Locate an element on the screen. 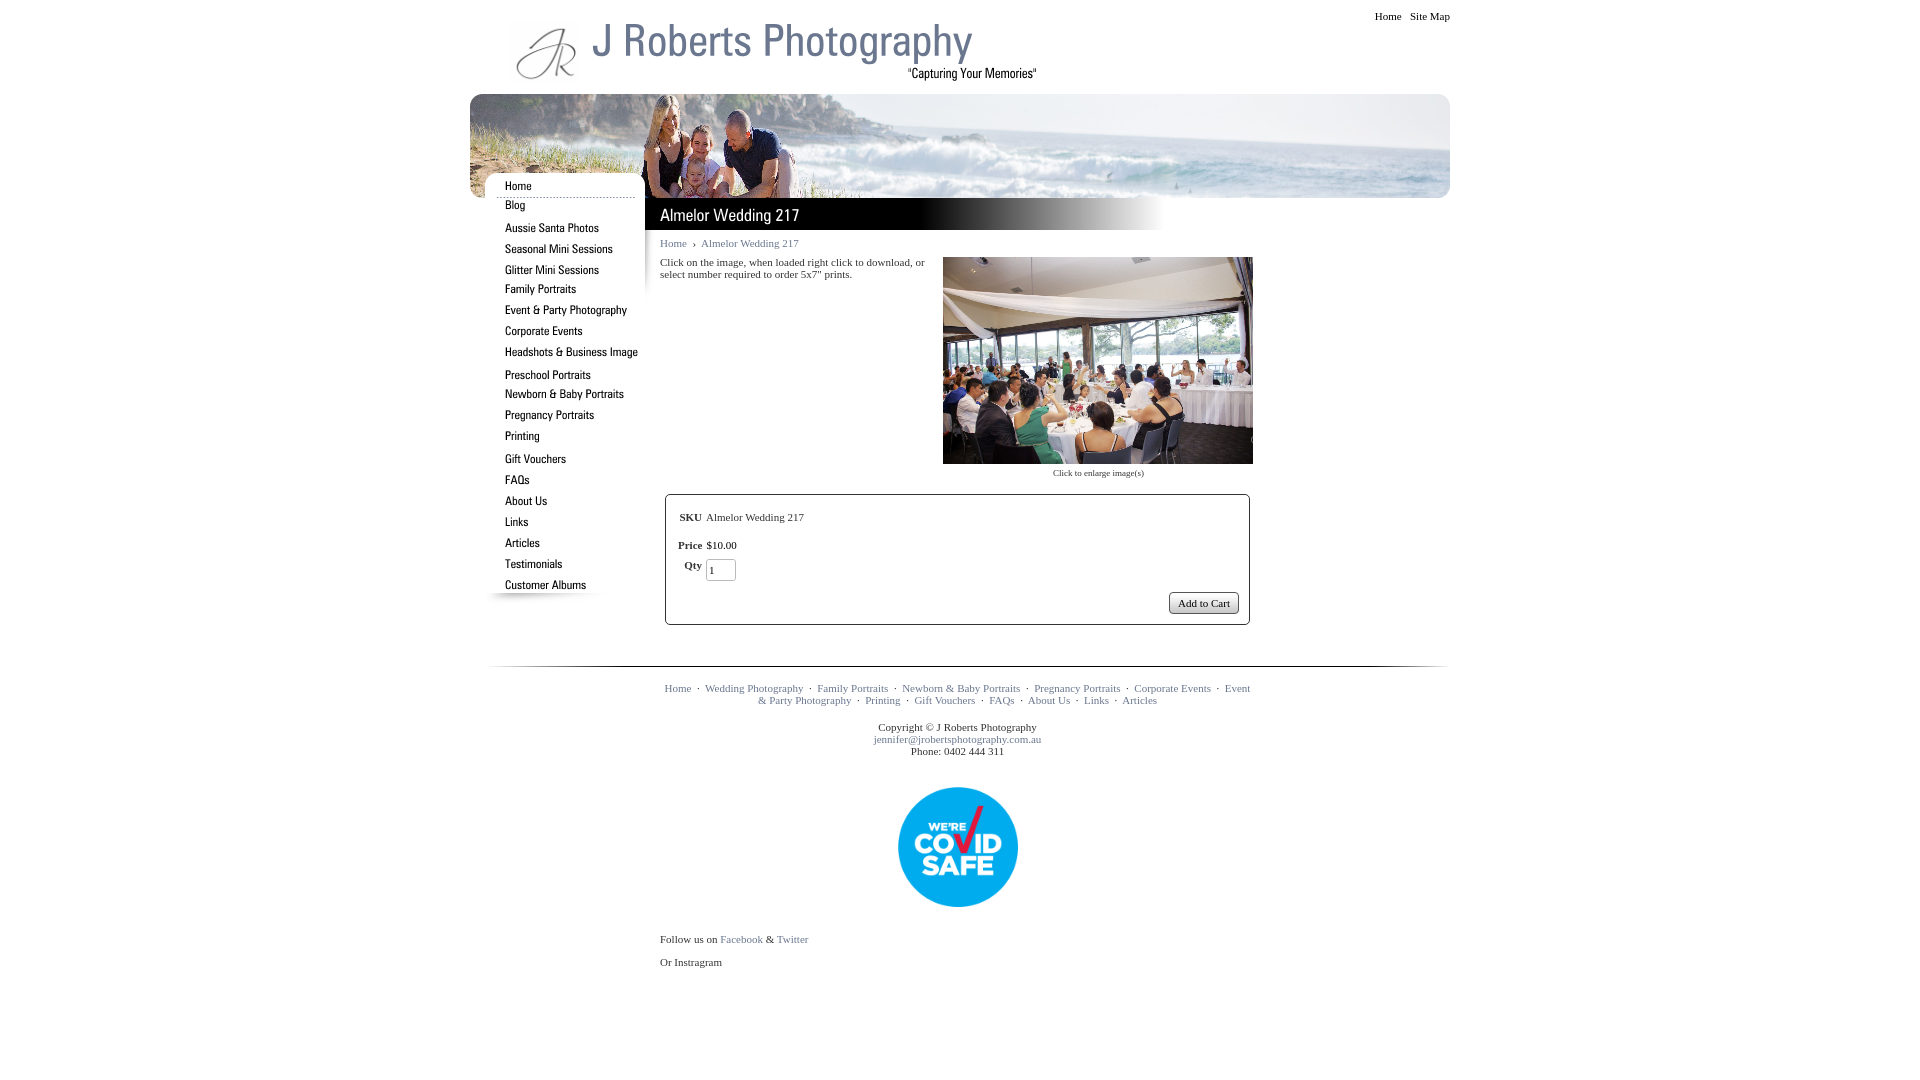 The width and height of the screenshot is (1920, 1080). 'Twitter' is located at coordinates (791, 938).